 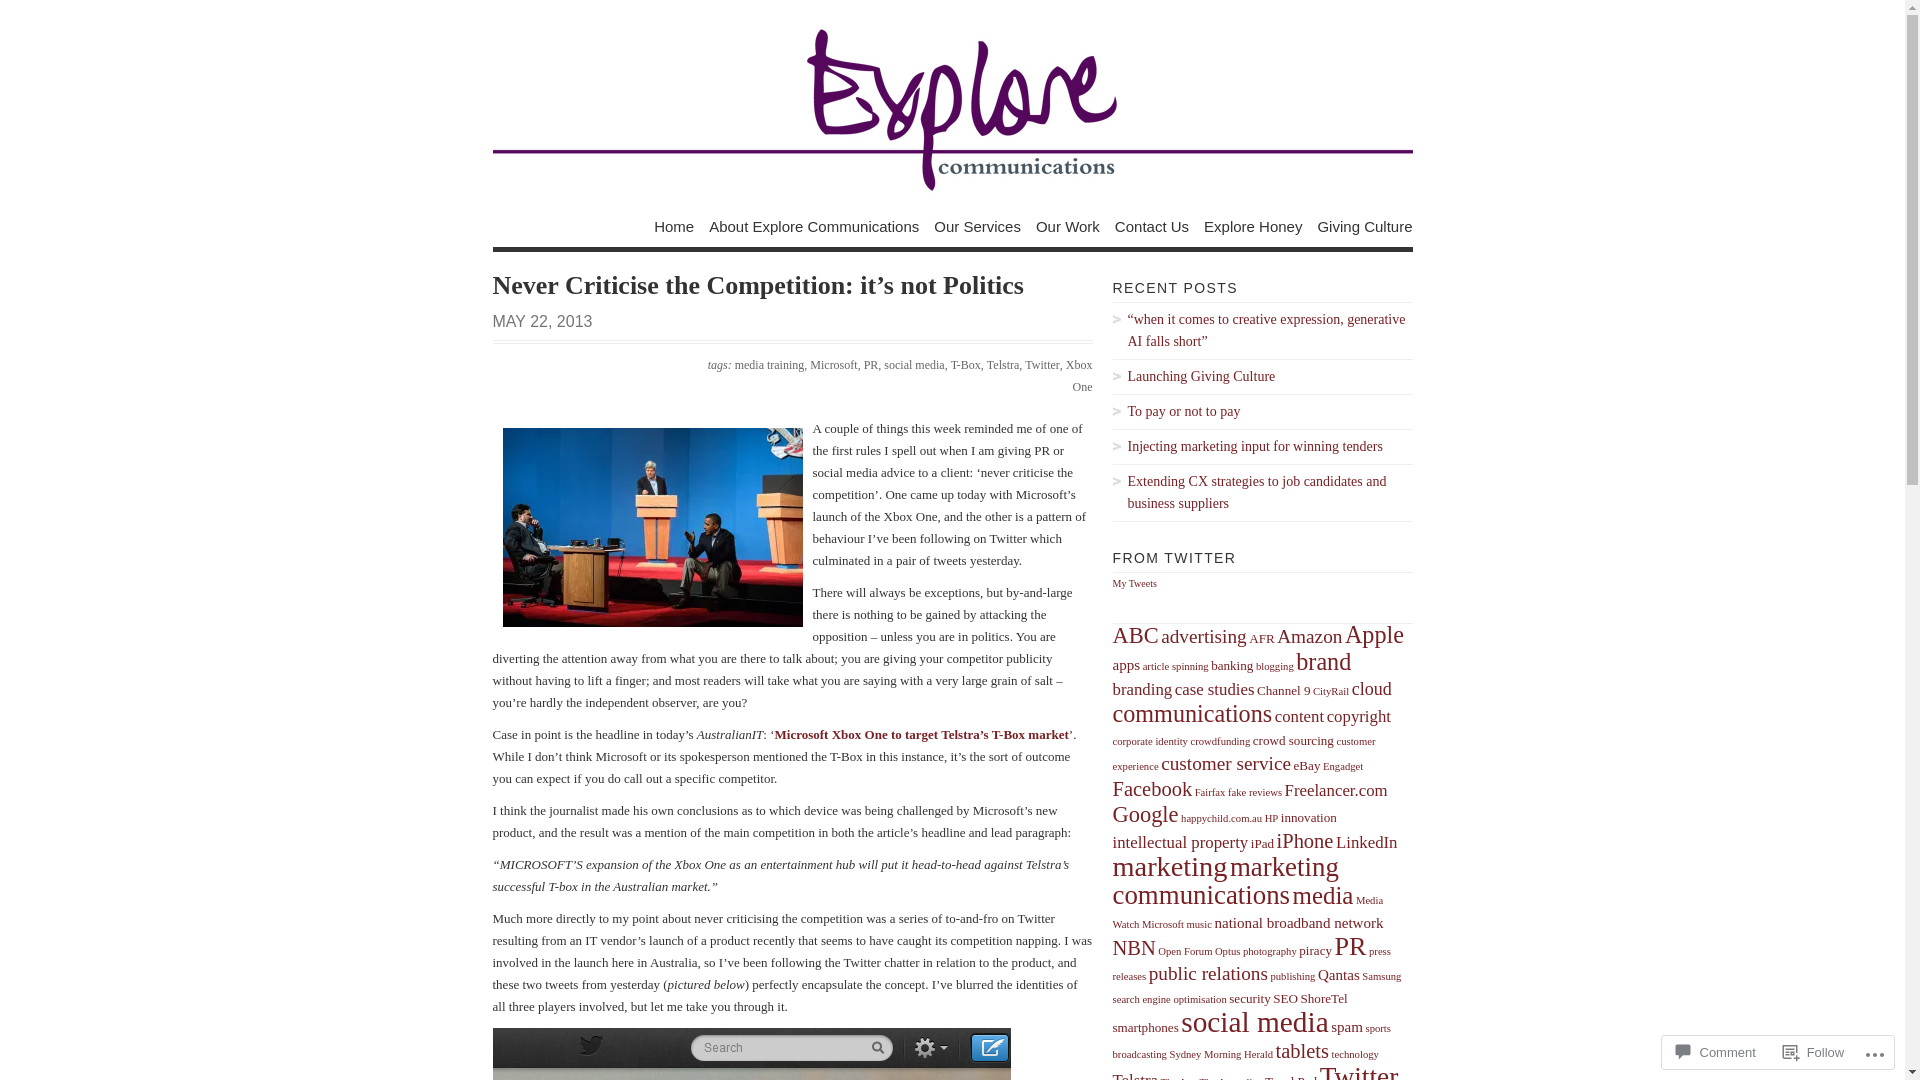 I want to click on 'spam', so click(x=1347, y=1026).